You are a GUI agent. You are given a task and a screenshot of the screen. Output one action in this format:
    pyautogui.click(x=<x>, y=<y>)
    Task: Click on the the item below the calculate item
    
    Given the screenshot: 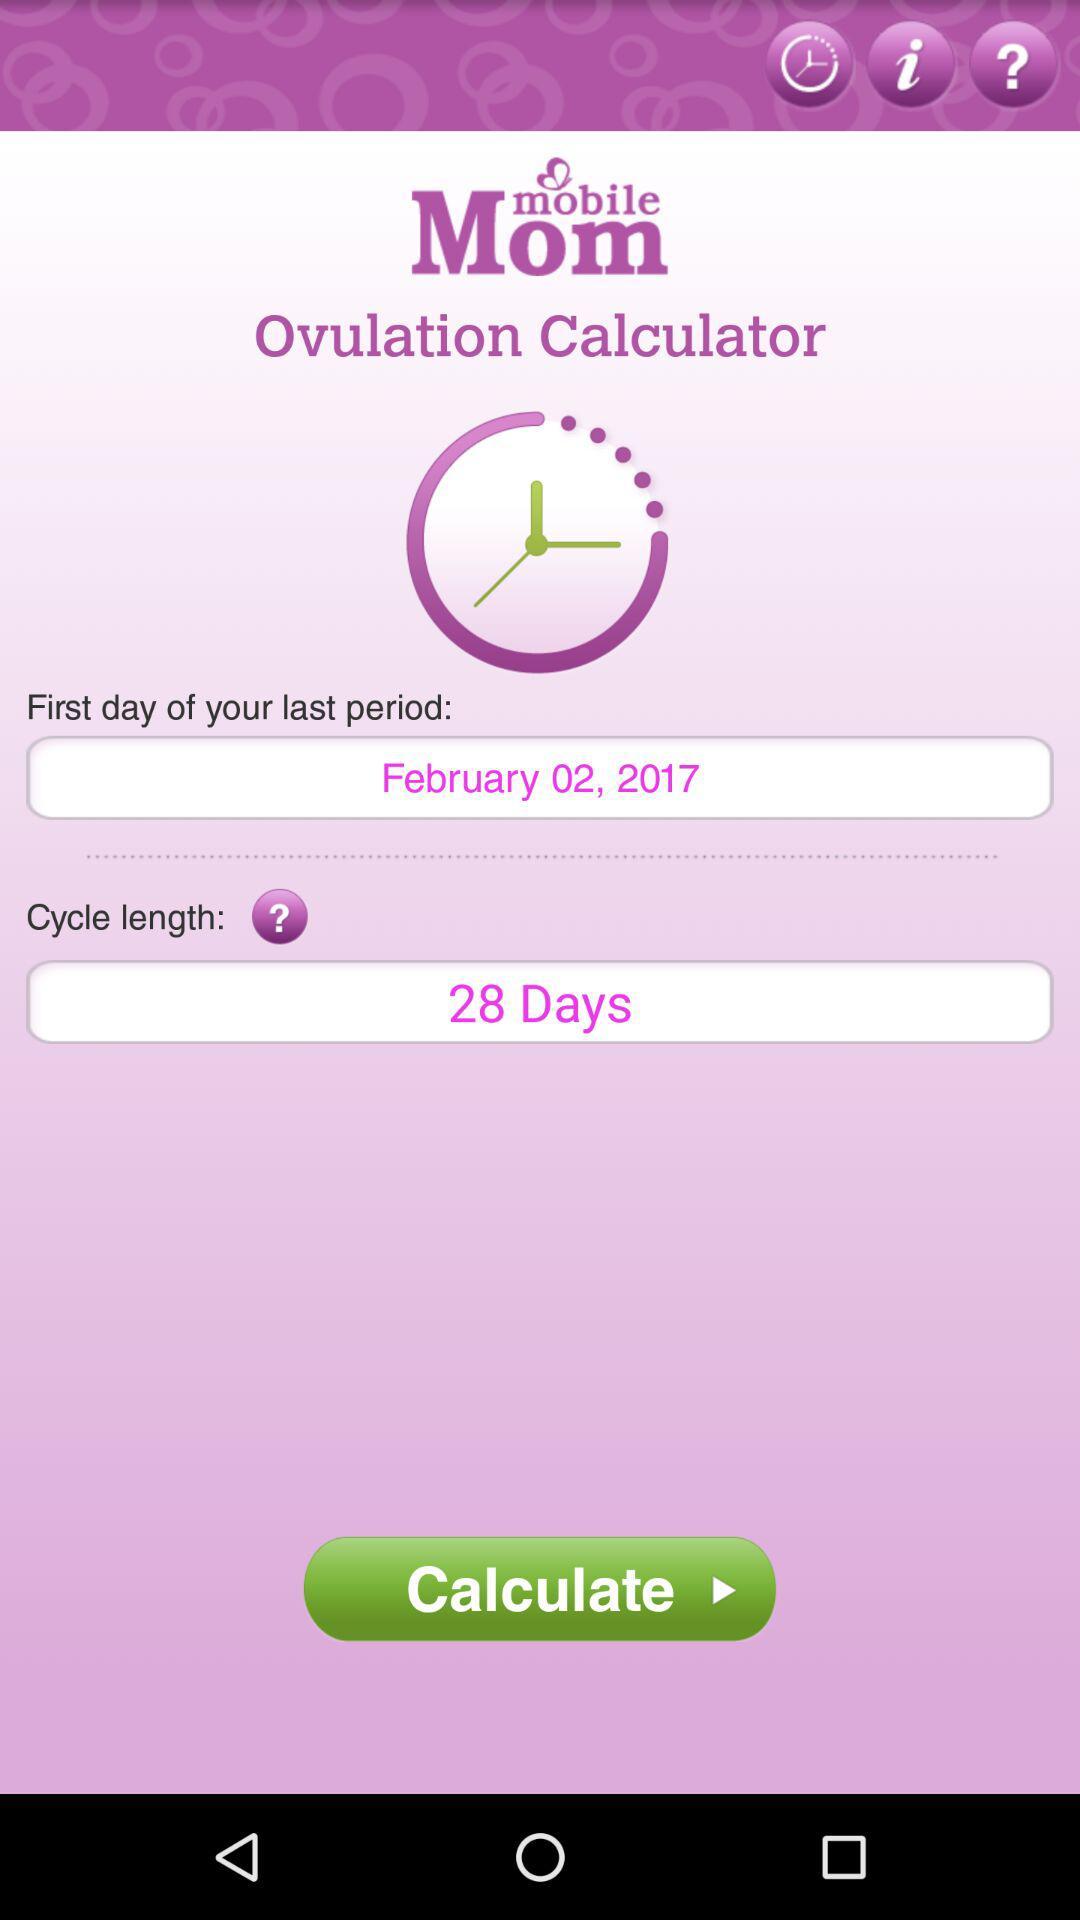 What is the action you would take?
    pyautogui.click(x=540, y=1727)
    